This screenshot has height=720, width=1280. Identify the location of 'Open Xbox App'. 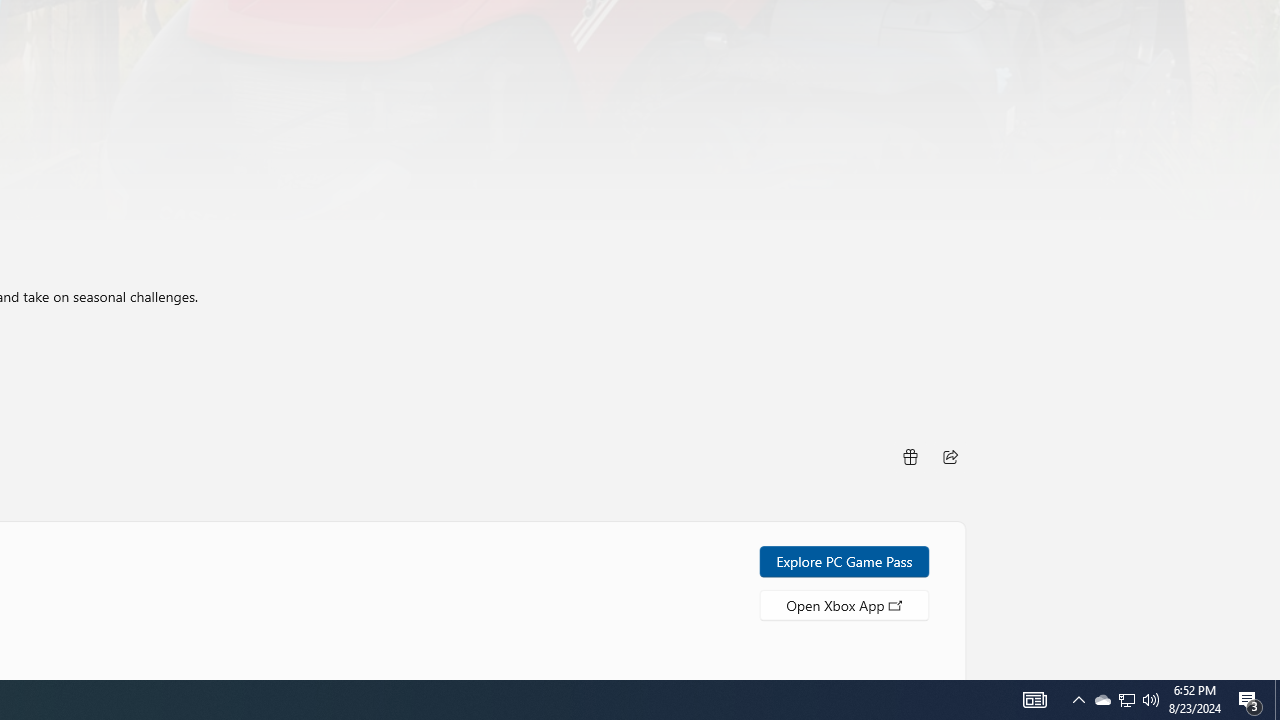
(844, 603).